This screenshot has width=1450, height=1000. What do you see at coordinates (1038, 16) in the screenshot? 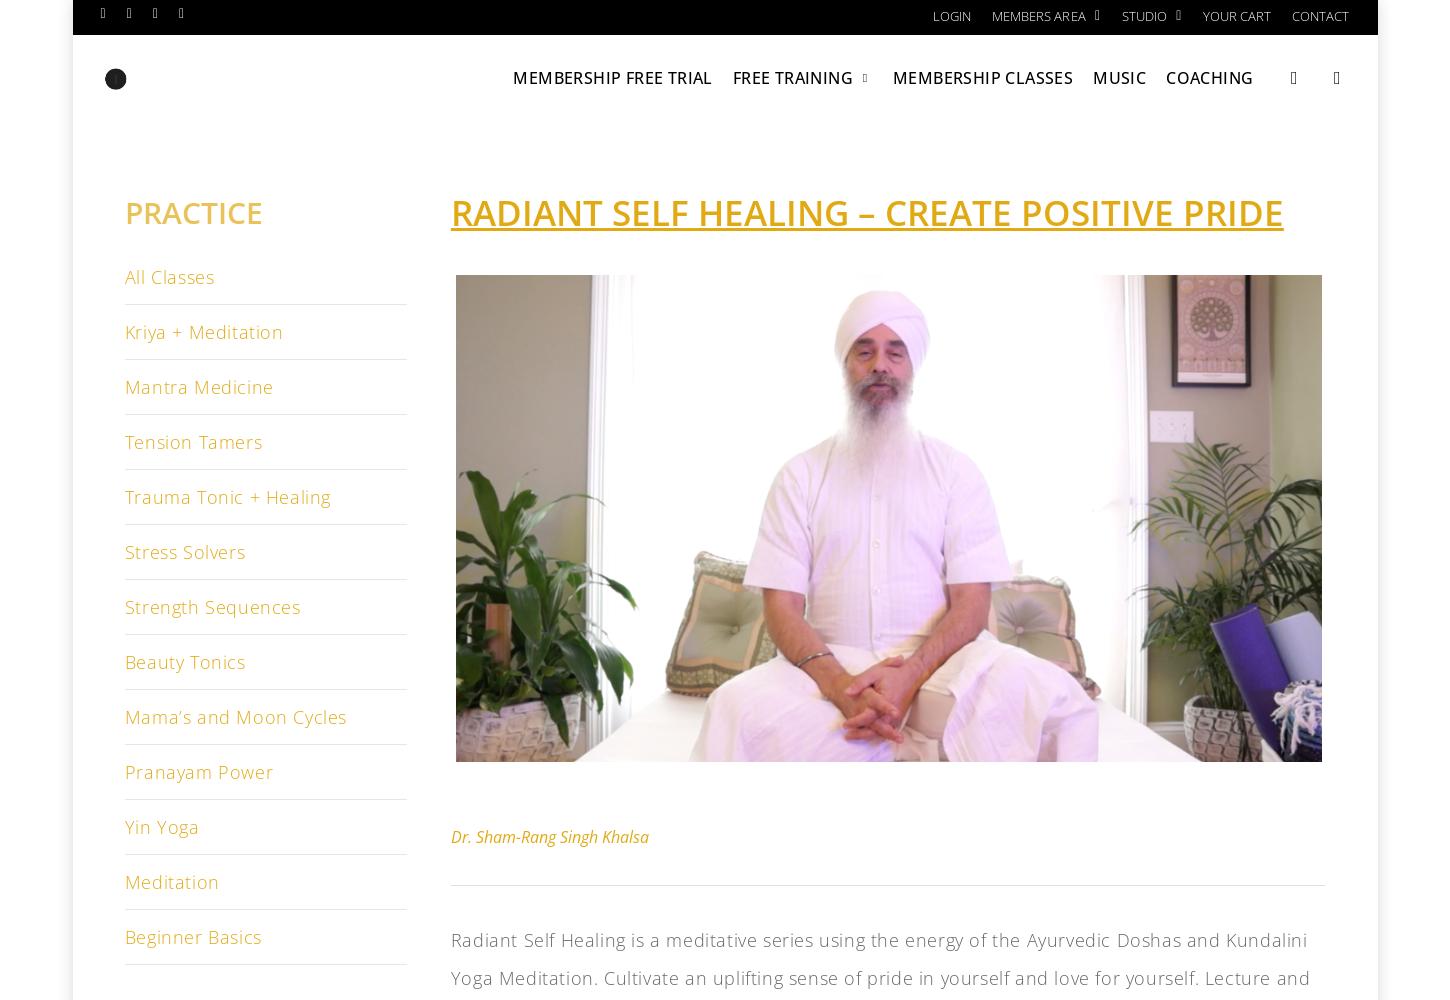
I see `'Members Area'` at bounding box center [1038, 16].